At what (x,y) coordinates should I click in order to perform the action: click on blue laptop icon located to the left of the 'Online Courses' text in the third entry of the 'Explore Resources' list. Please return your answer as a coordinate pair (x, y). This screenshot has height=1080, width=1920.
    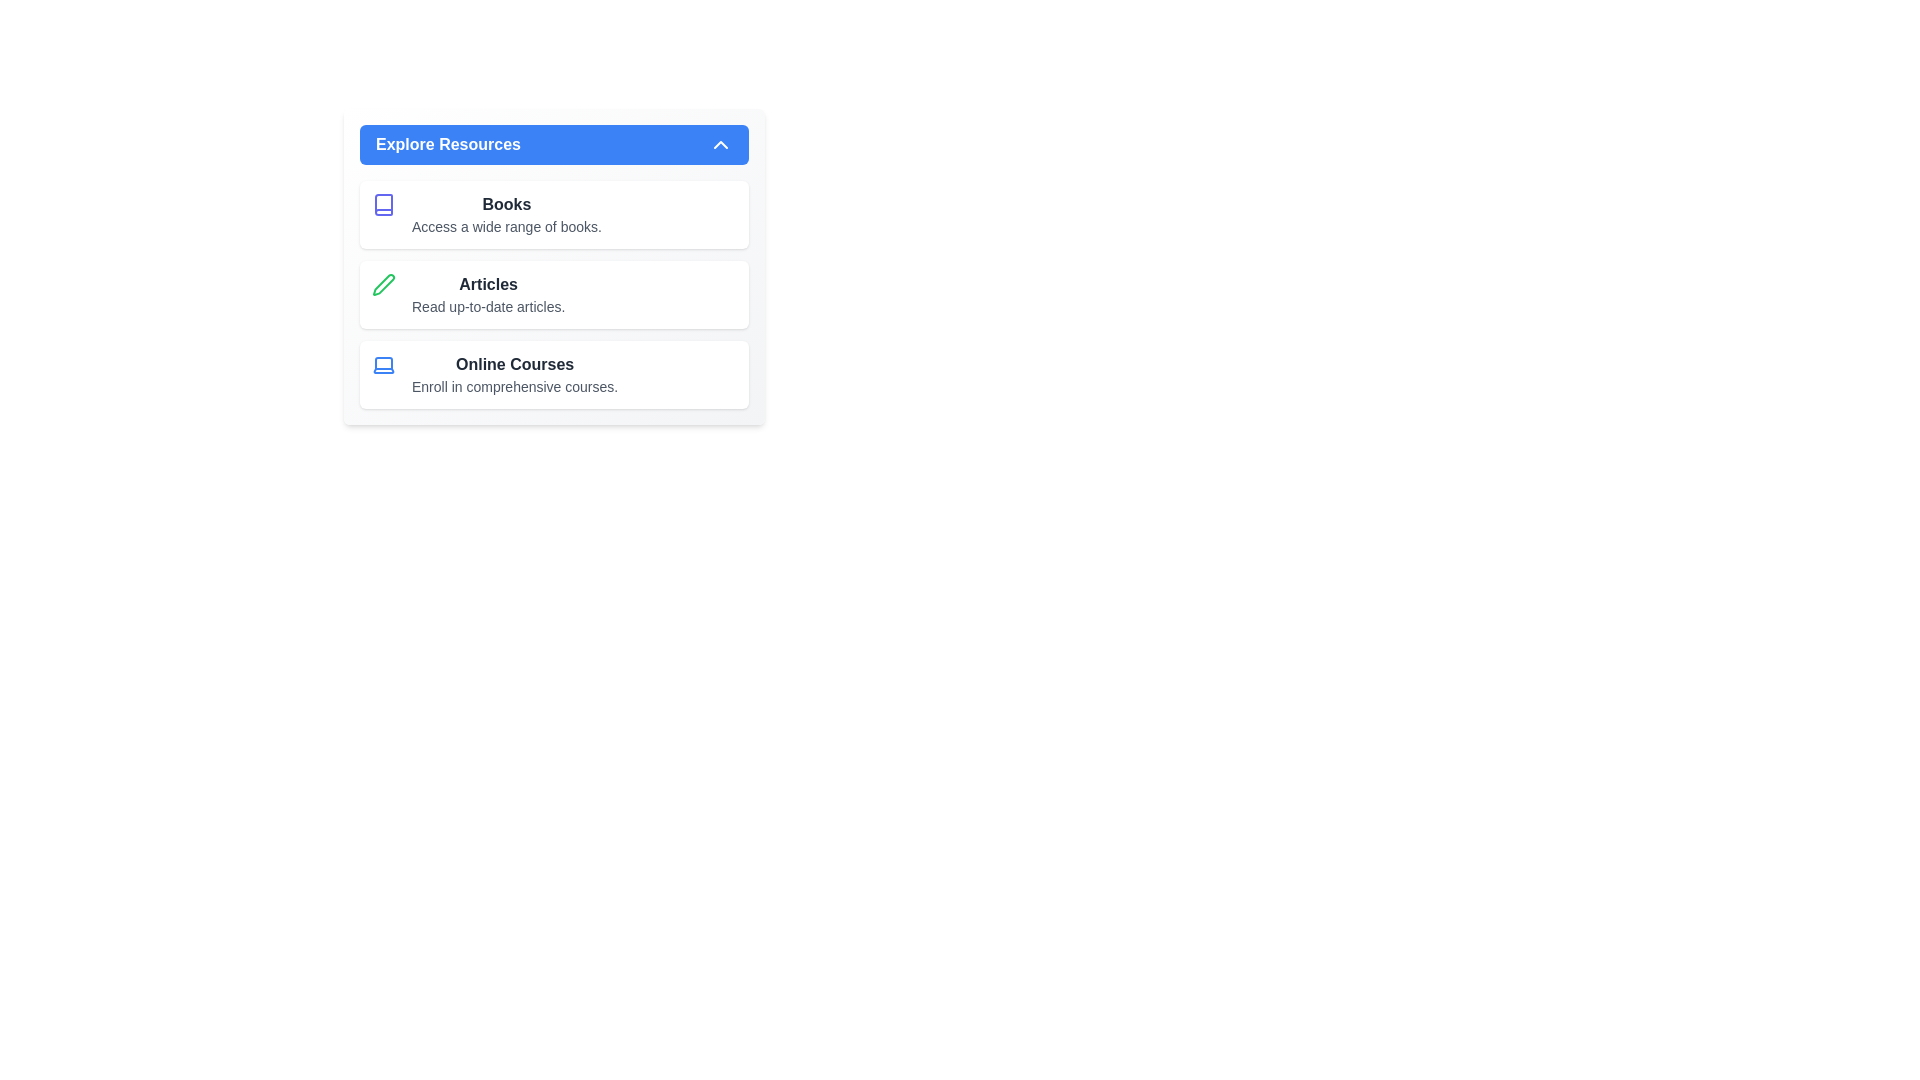
    Looking at the image, I should click on (384, 365).